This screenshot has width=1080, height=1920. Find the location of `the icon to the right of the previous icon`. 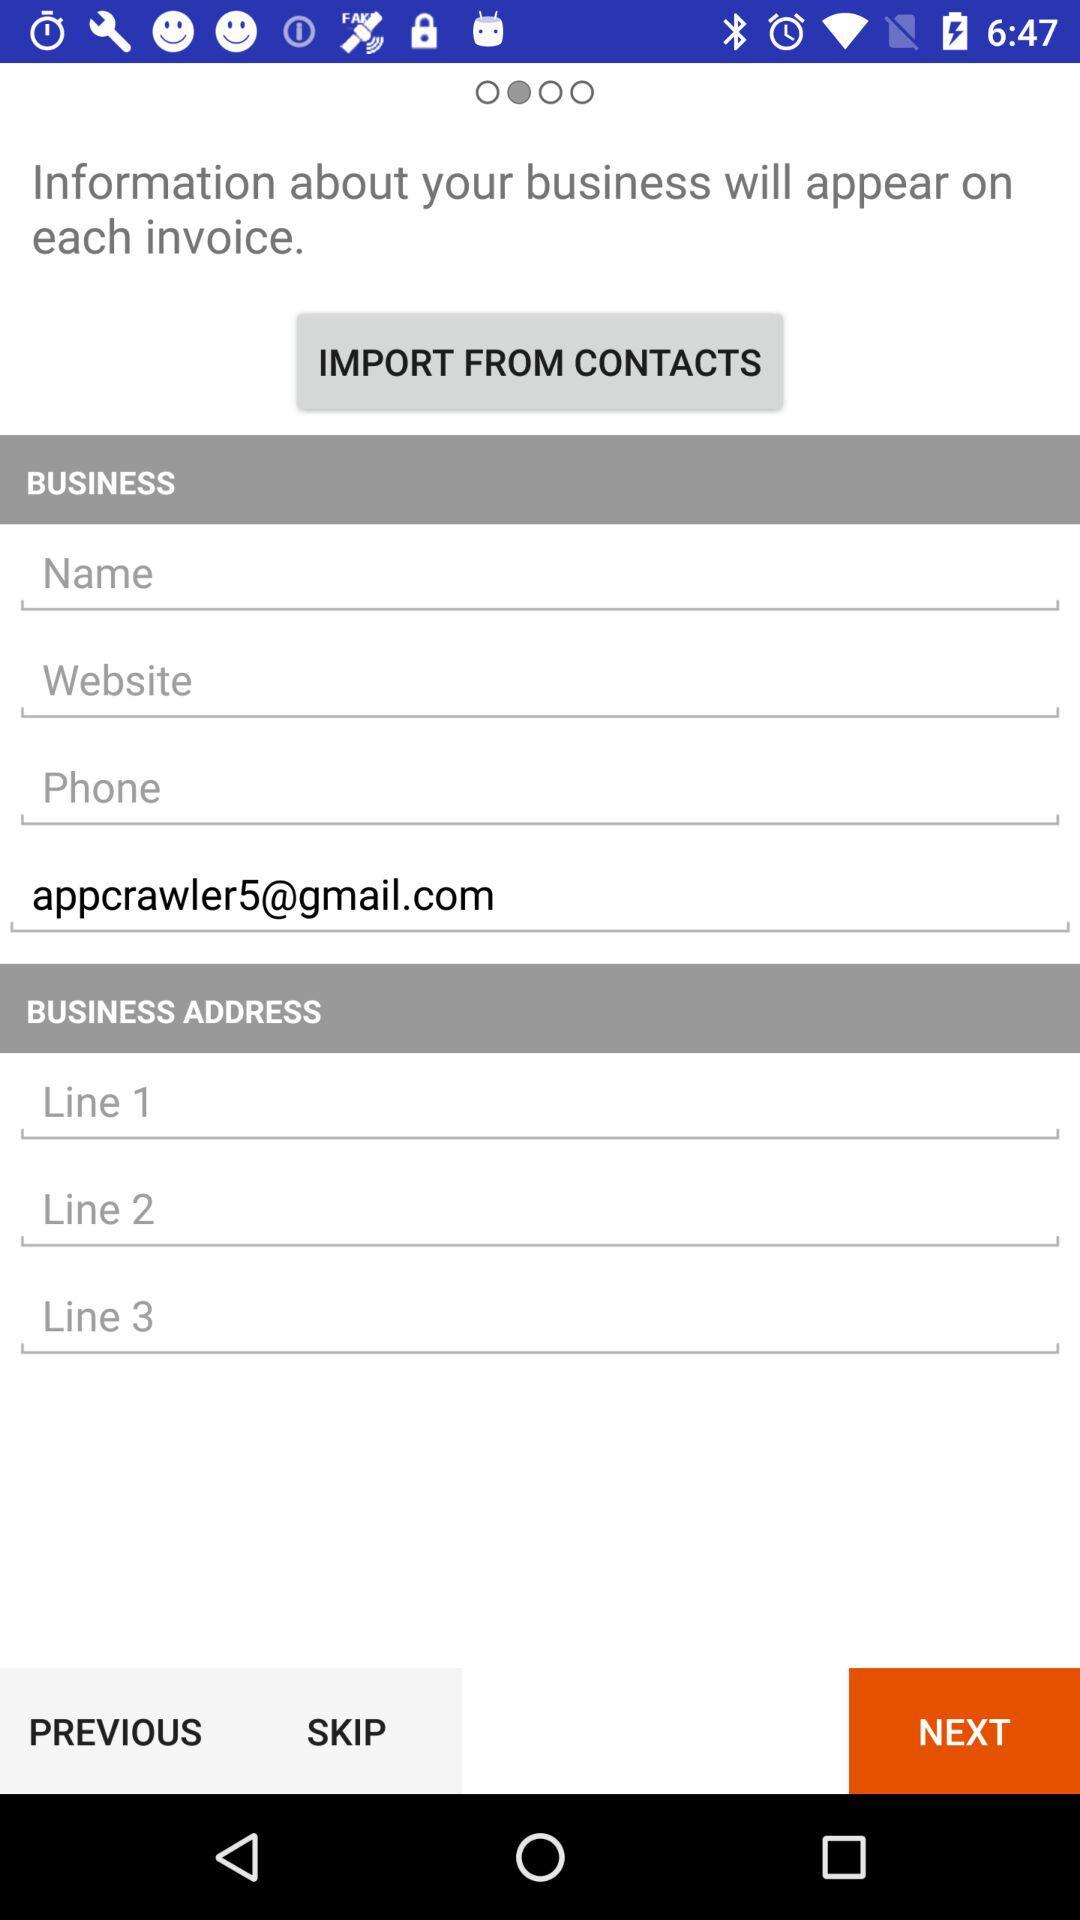

the icon to the right of the previous icon is located at coordinates (345, 1730).